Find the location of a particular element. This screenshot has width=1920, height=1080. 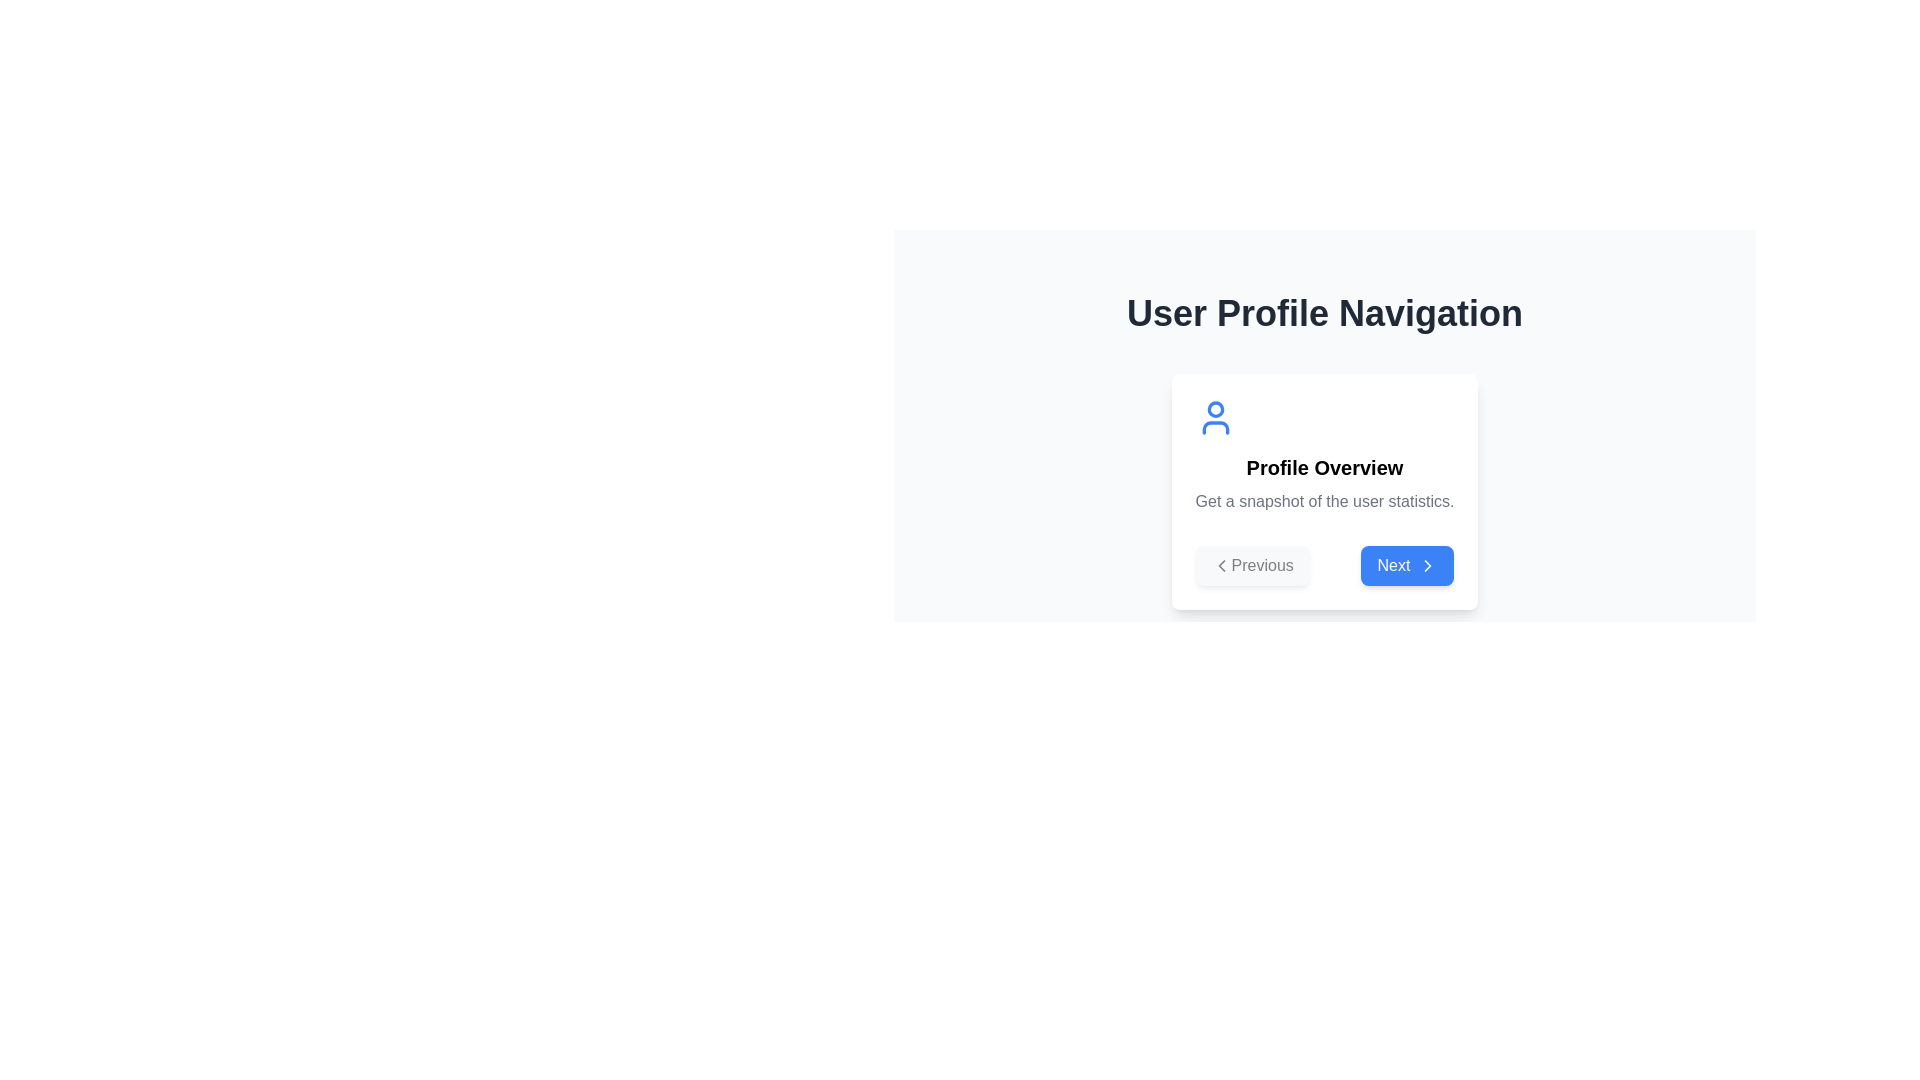

the small left-pointing chevron icon inside the 'Previous' button is located at coordinates (1219, 566).